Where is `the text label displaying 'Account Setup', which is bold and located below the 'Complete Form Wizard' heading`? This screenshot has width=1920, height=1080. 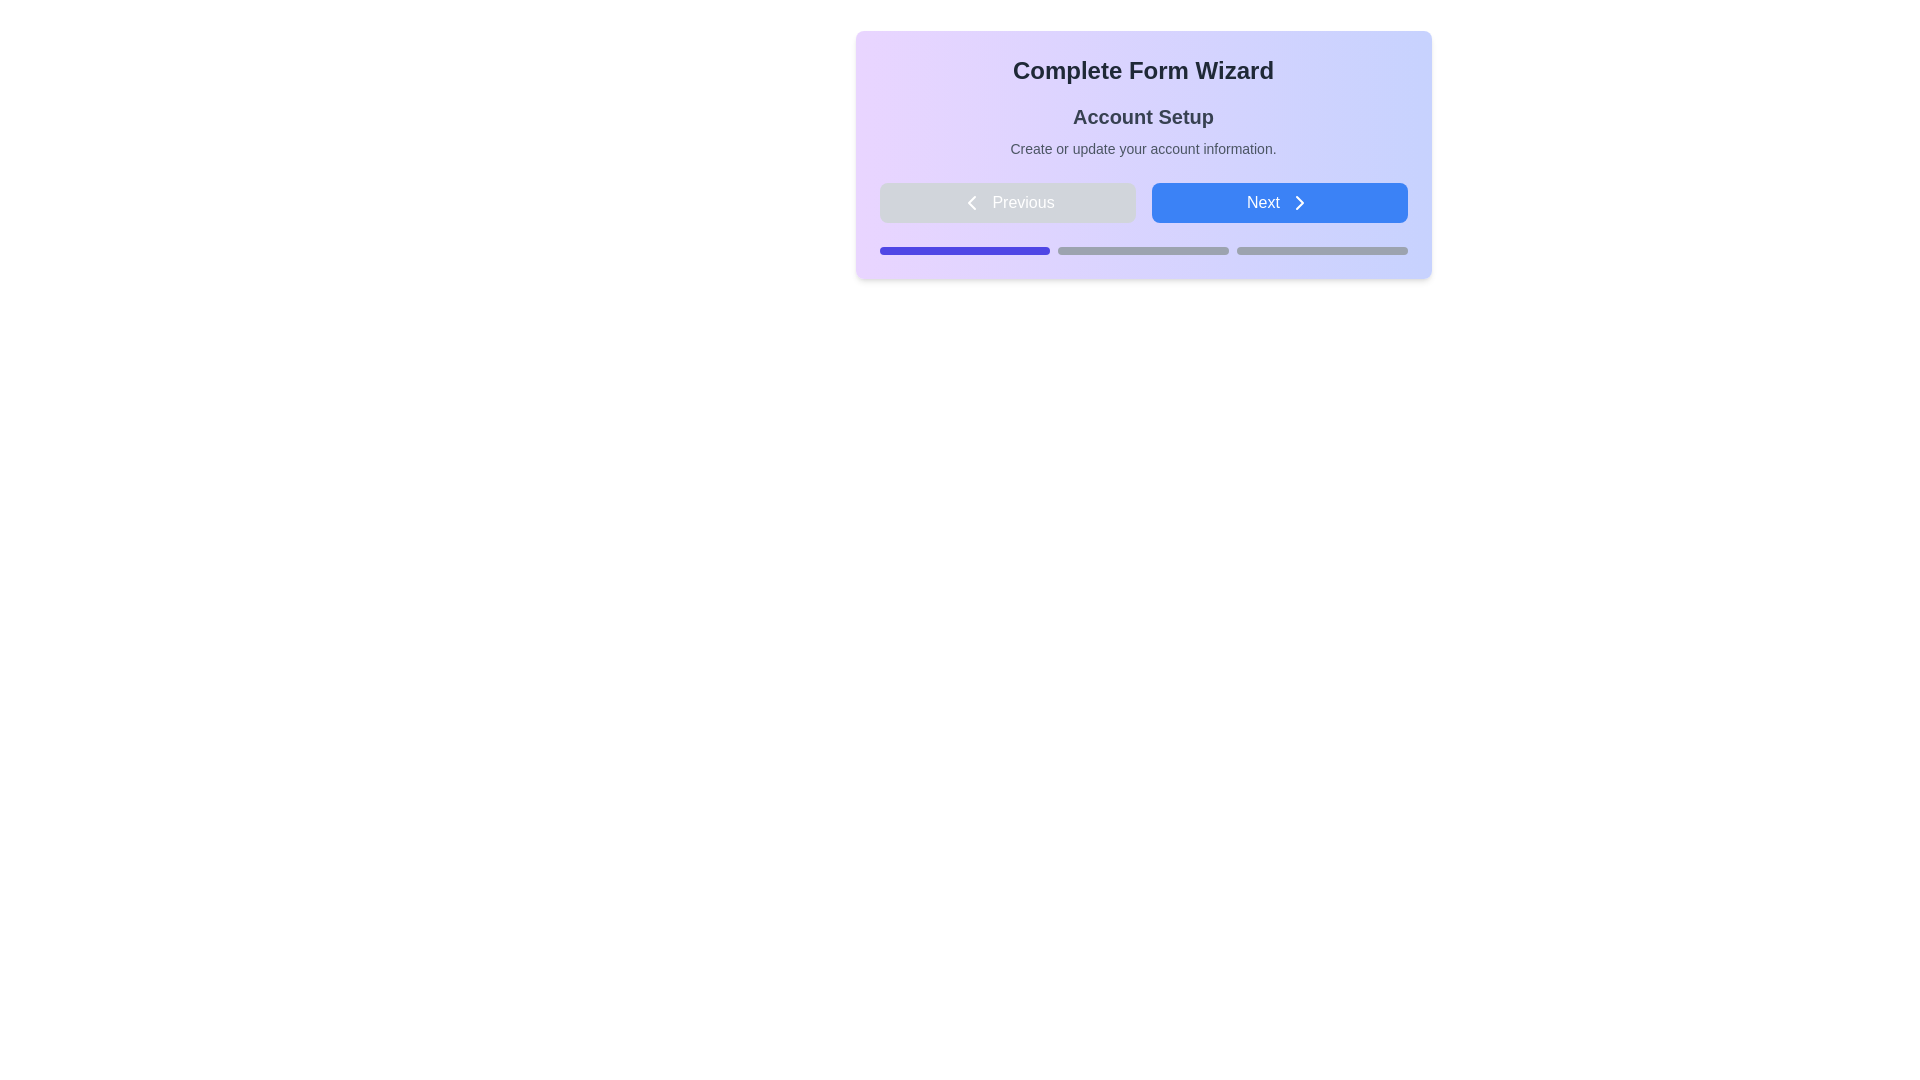 the text label displaying 'Account Setup', which is bold and located below the 'Complete Form Wizard' heading is located at coordinates (1143, 116).